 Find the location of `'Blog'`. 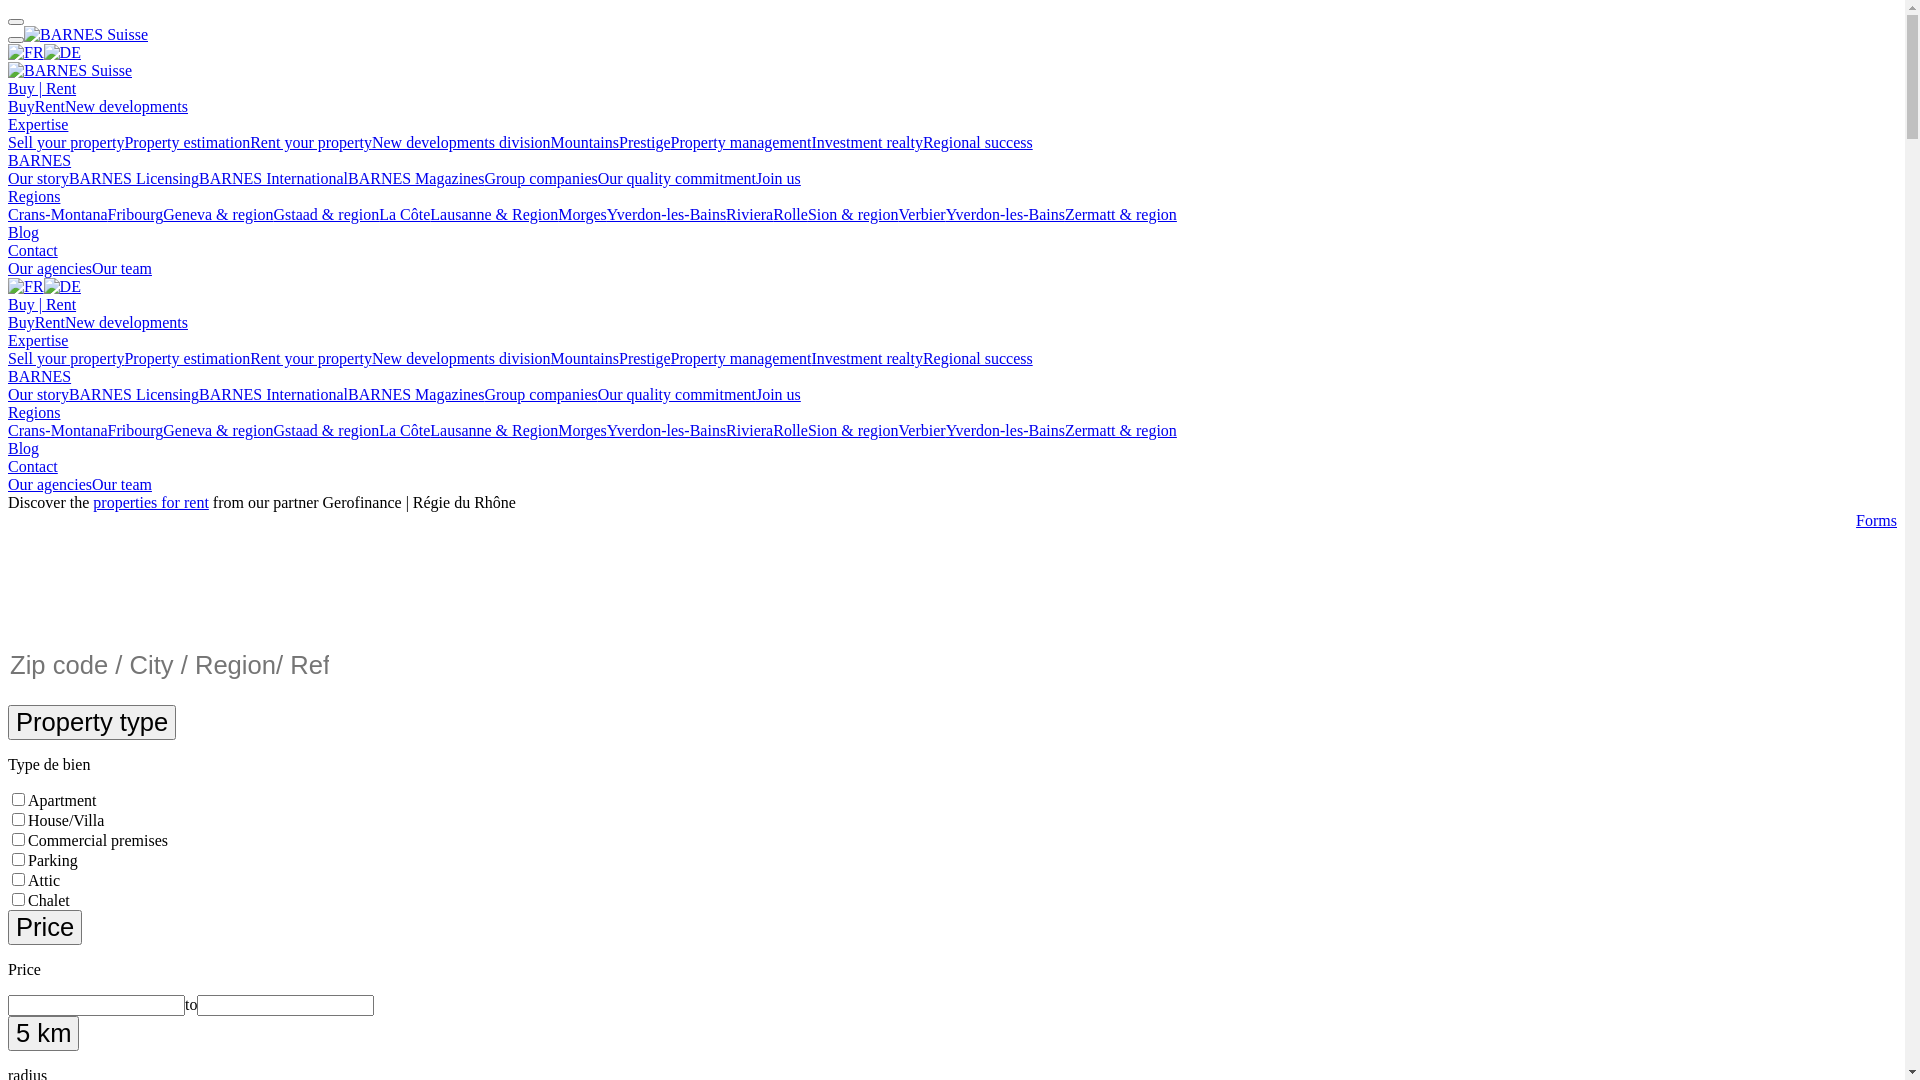

'Blog' is located at coordinates (23, 447).